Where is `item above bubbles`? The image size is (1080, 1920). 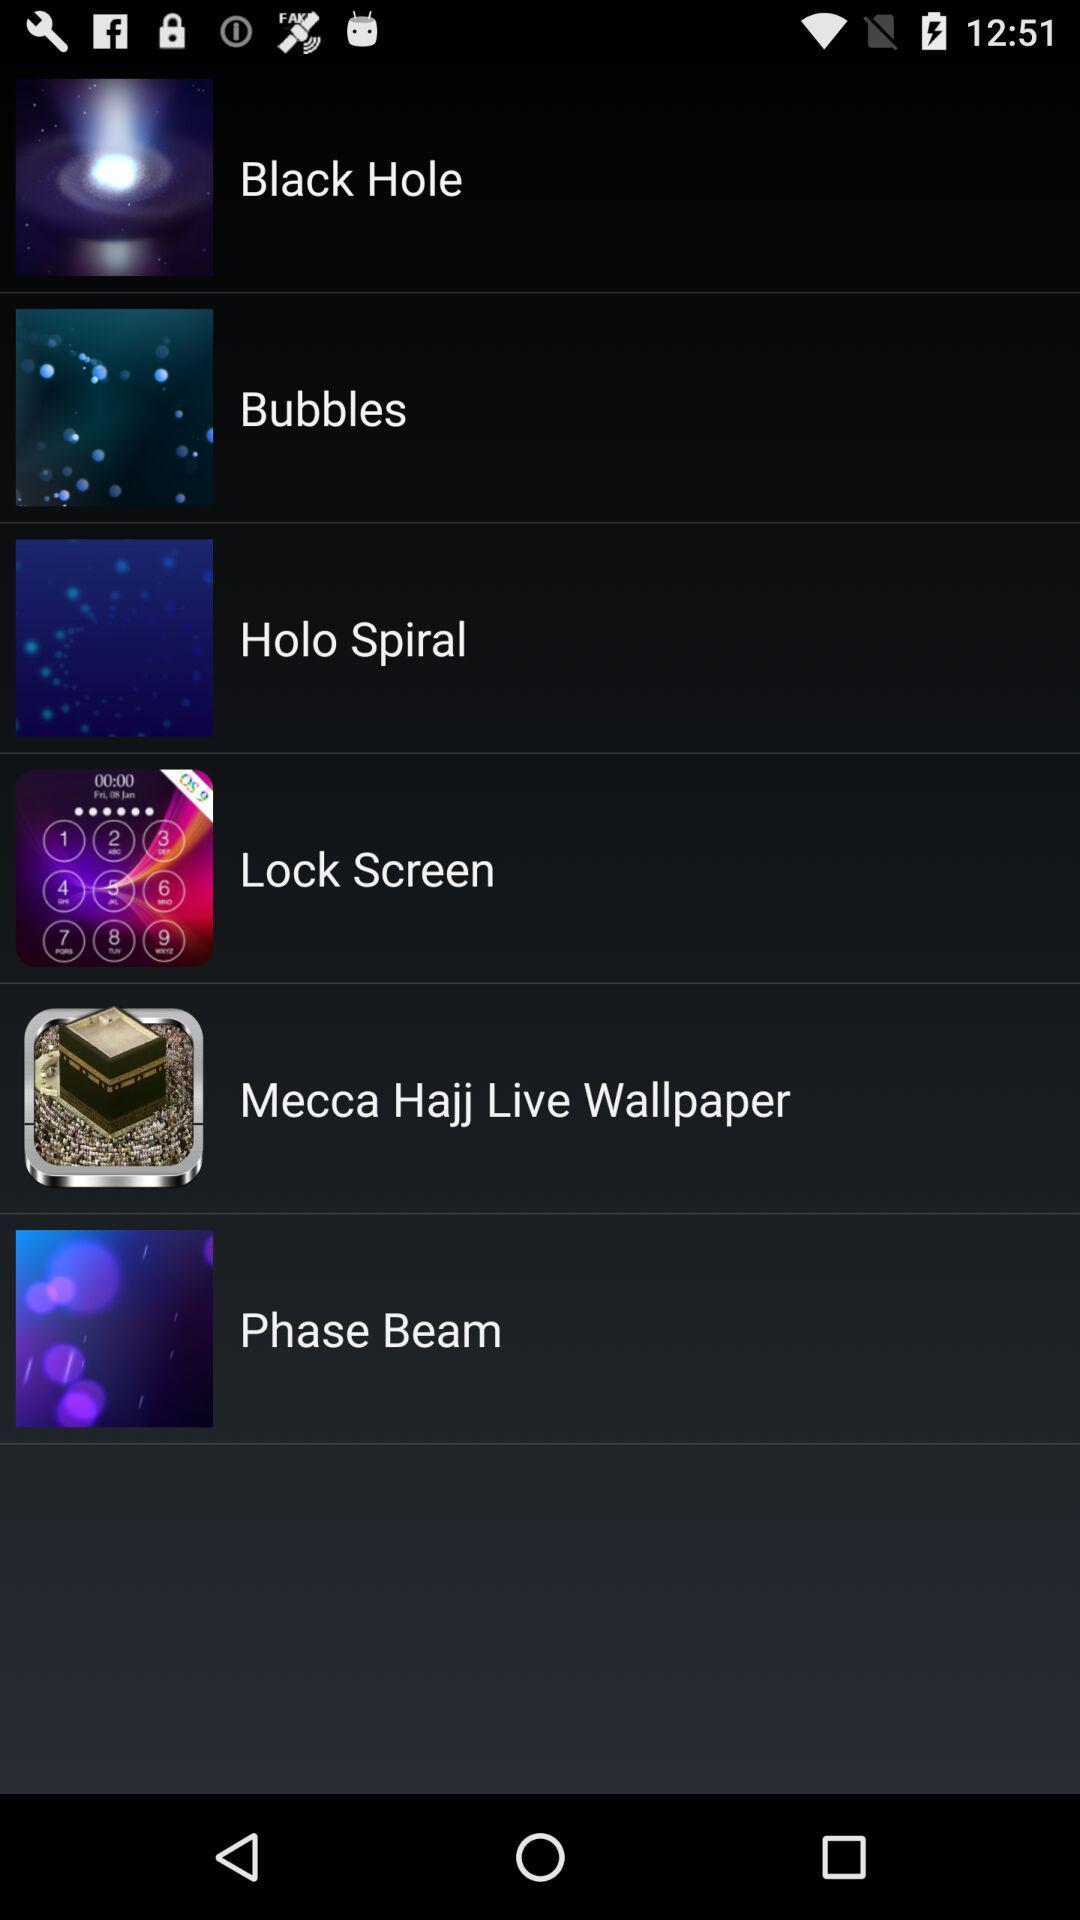 item above bubbles is located at coordinates (350, 177).